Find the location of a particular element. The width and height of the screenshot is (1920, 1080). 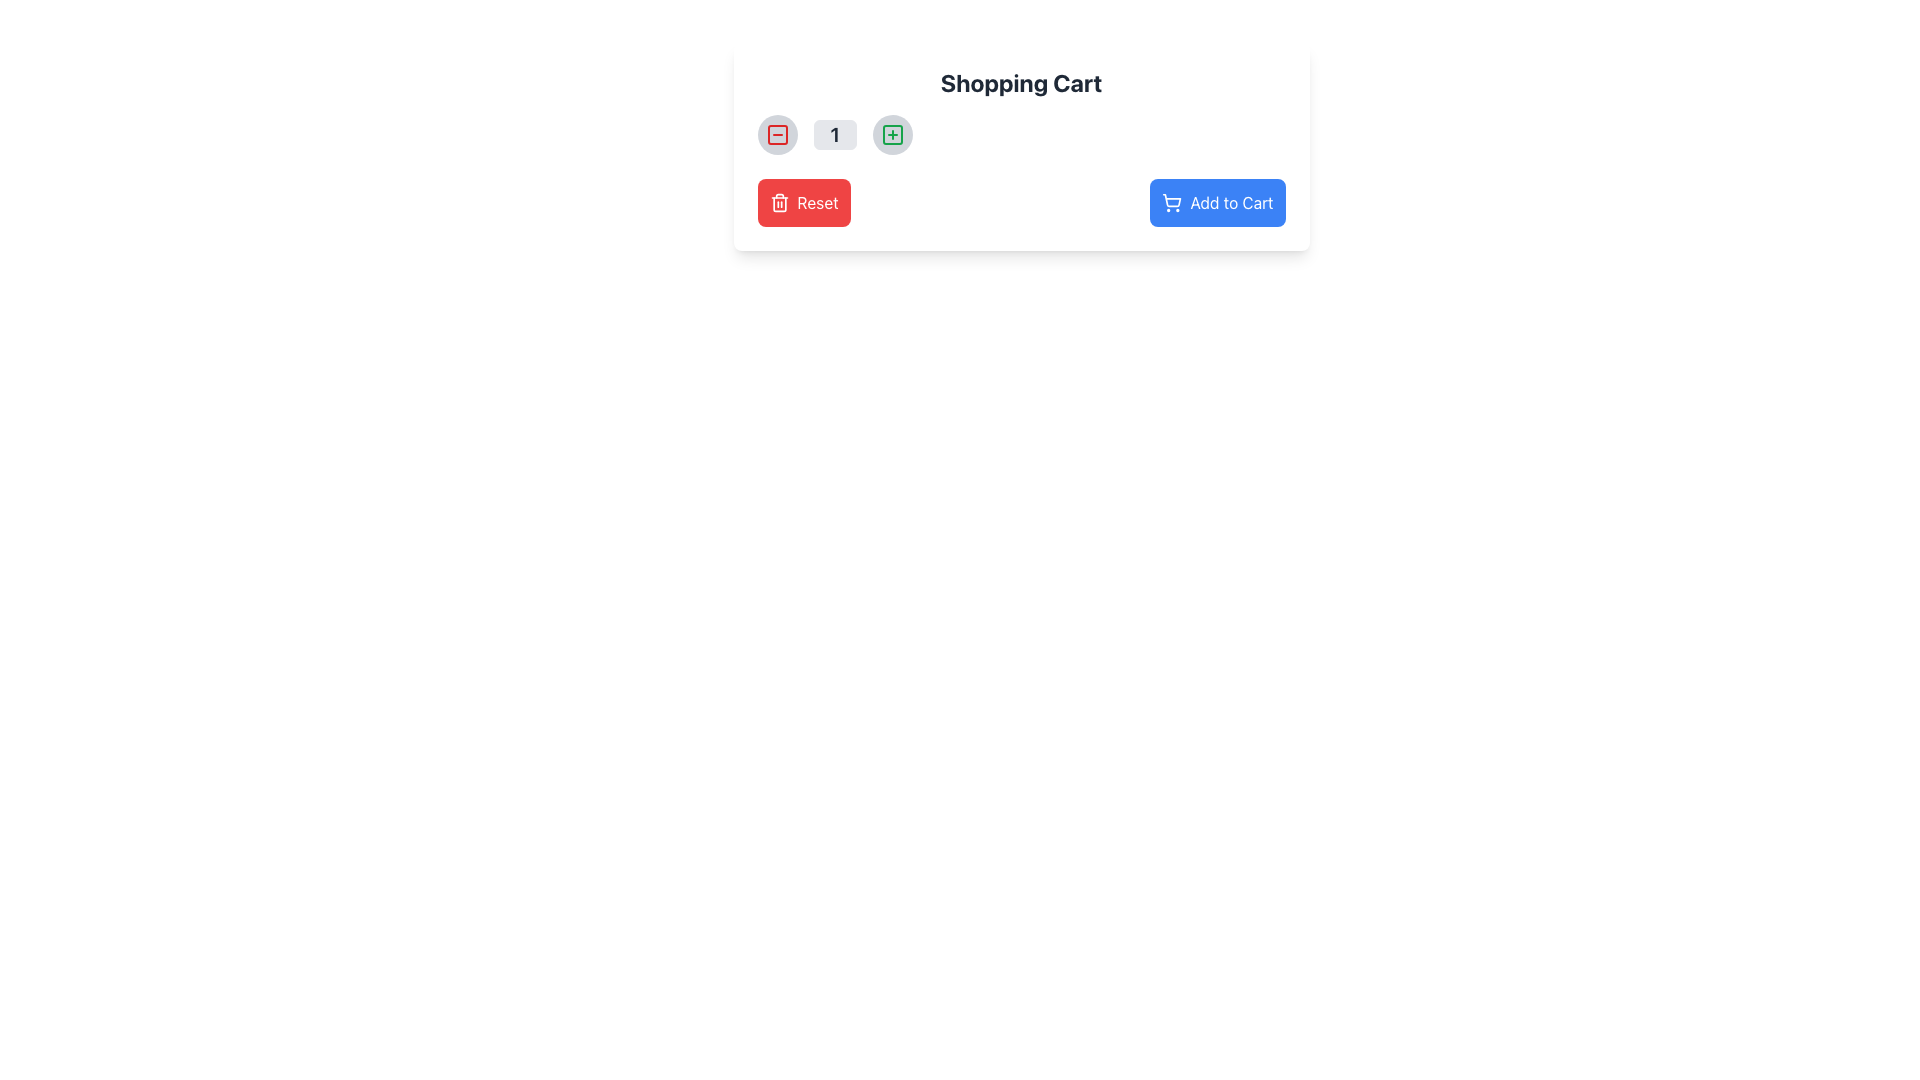

the rounded gray button with a green plus icon to observe its style change when hovered is located at coordinates (891, 135).